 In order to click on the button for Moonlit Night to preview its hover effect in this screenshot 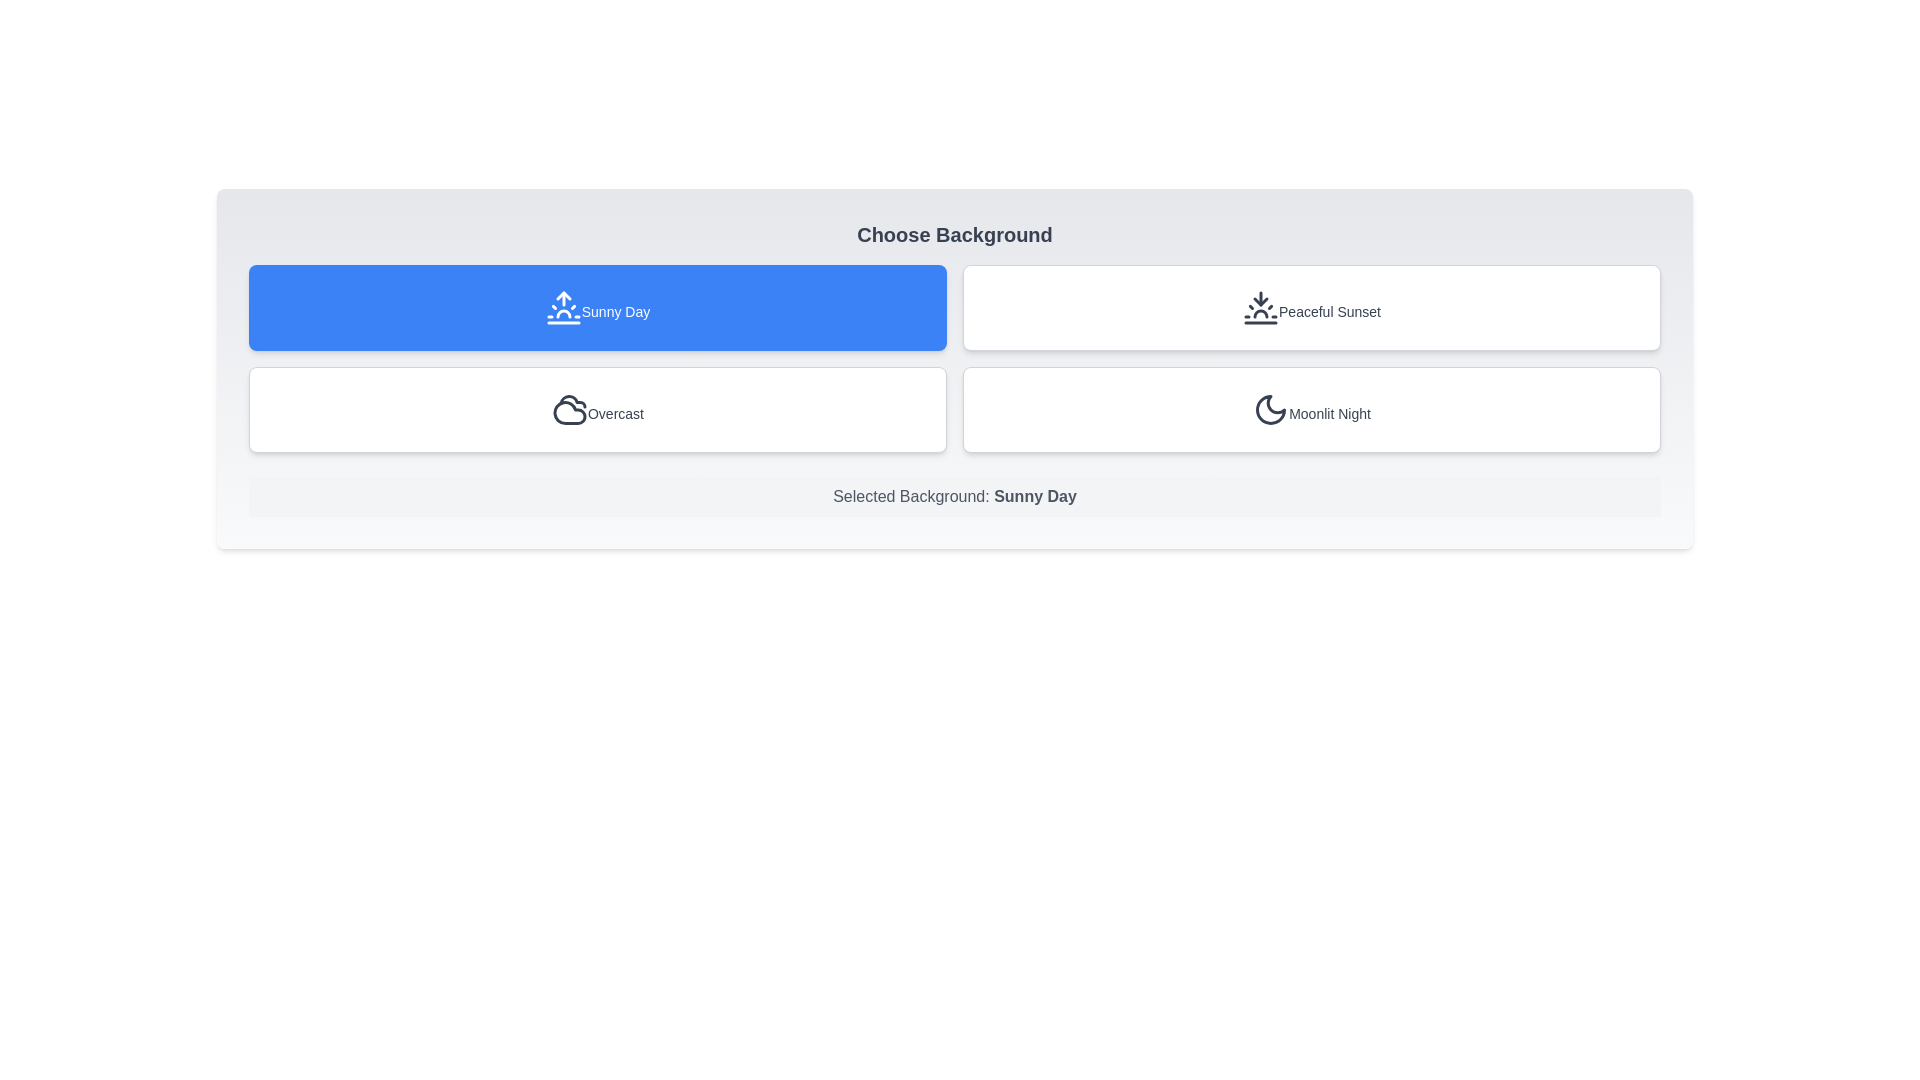, I will do `click(1311, 408)`.